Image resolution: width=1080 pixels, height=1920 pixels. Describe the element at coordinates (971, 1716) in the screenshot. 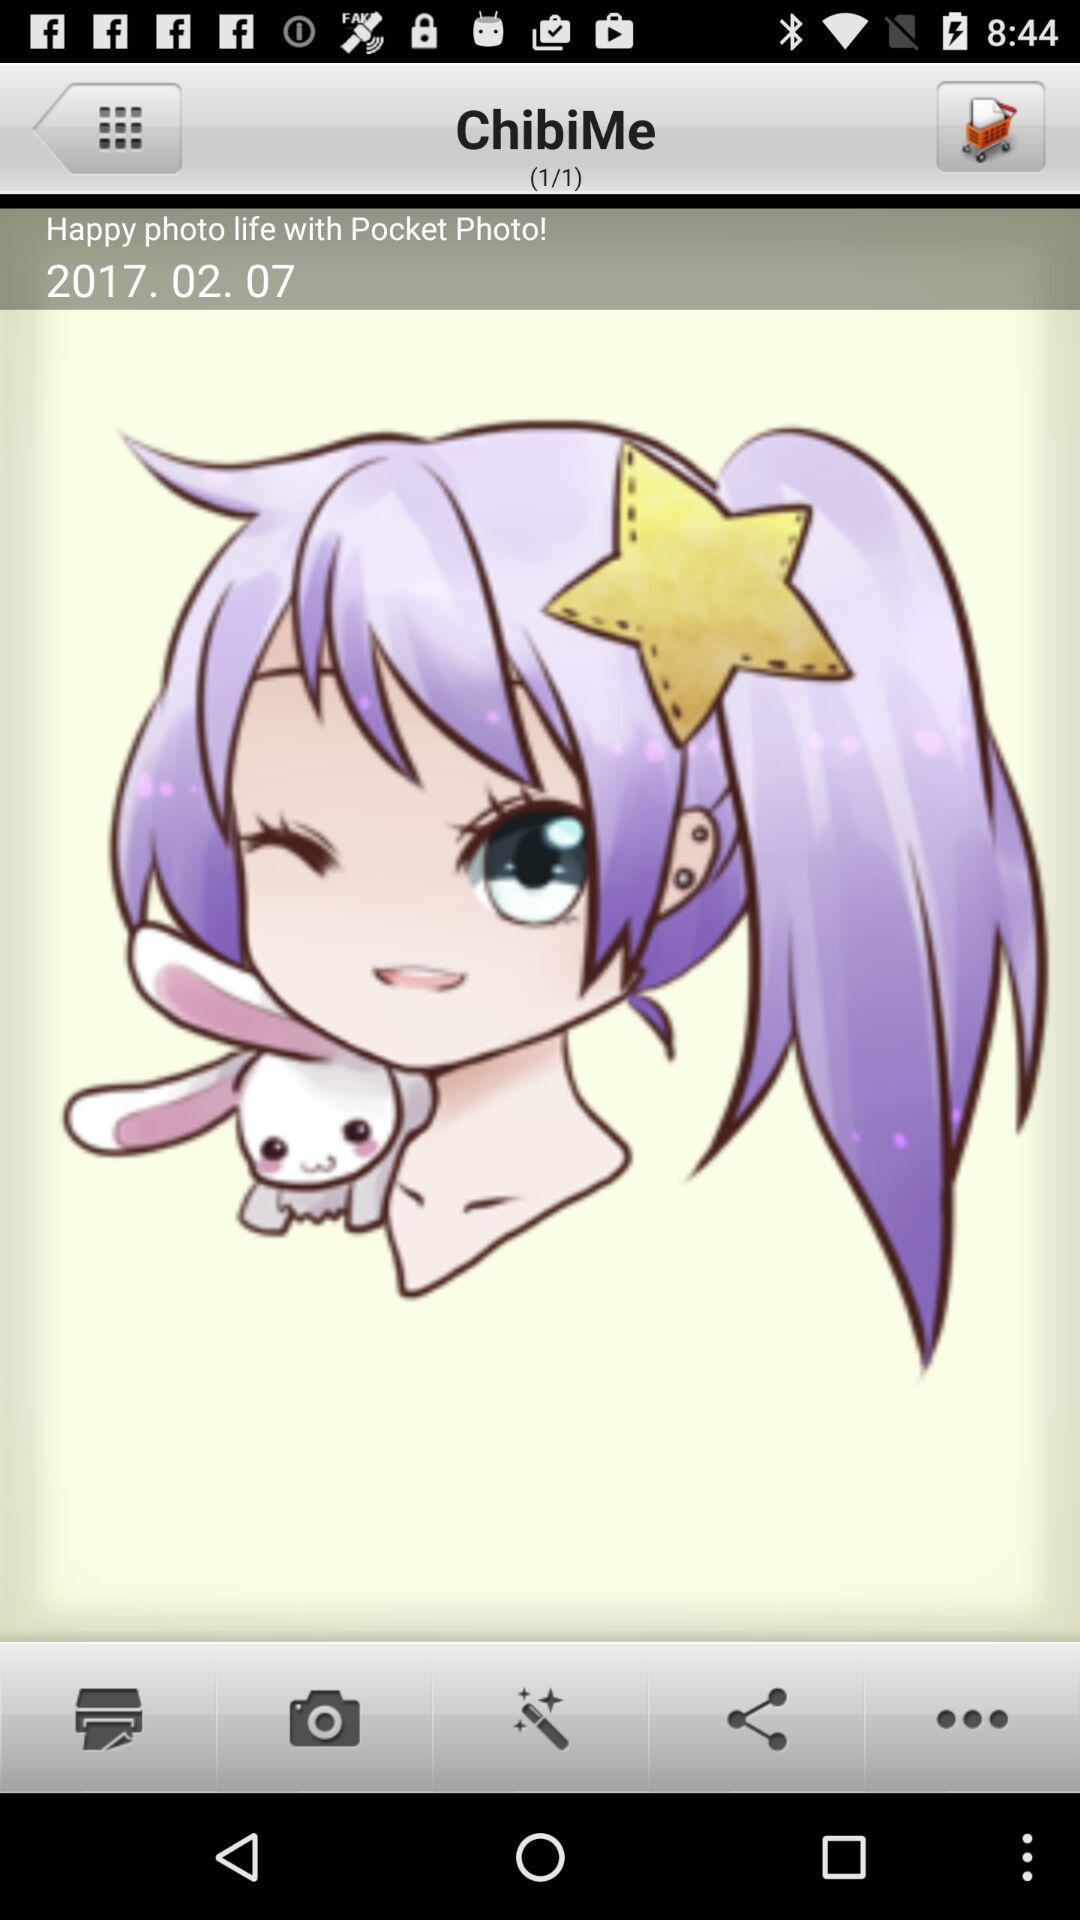

I see `more options button` at that location.